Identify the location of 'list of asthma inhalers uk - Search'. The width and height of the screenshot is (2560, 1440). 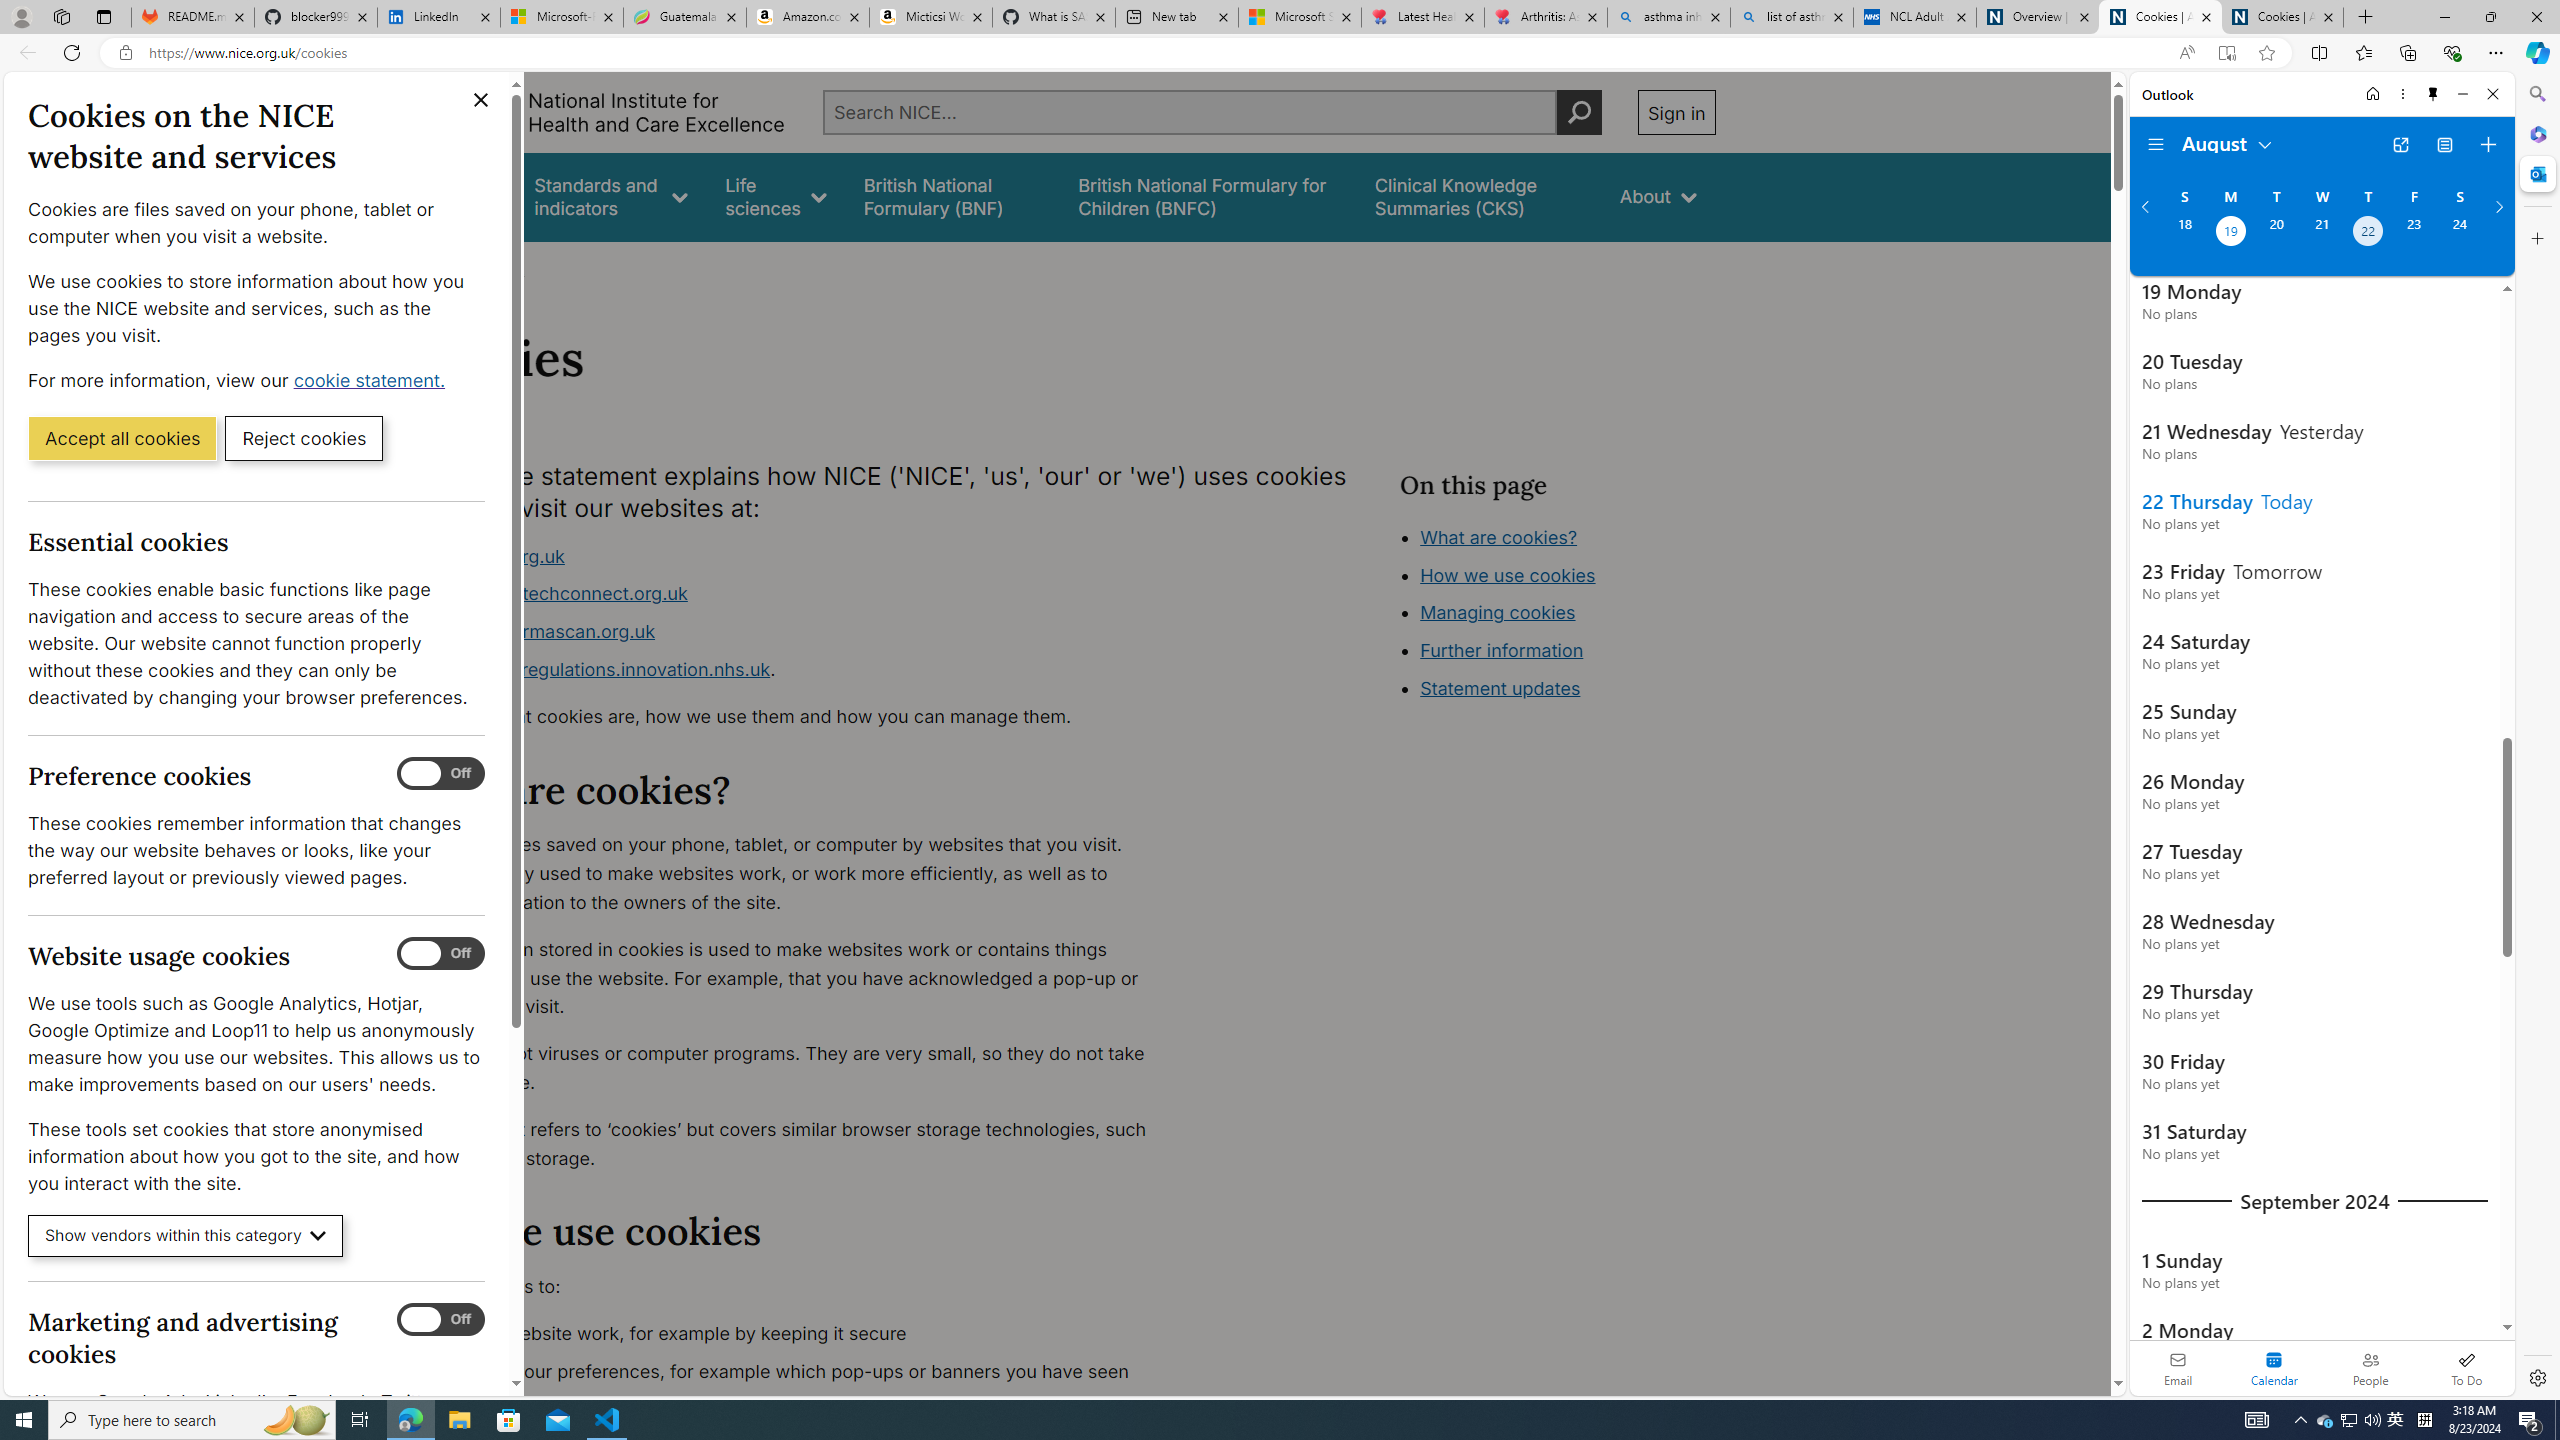
(1791, 16).